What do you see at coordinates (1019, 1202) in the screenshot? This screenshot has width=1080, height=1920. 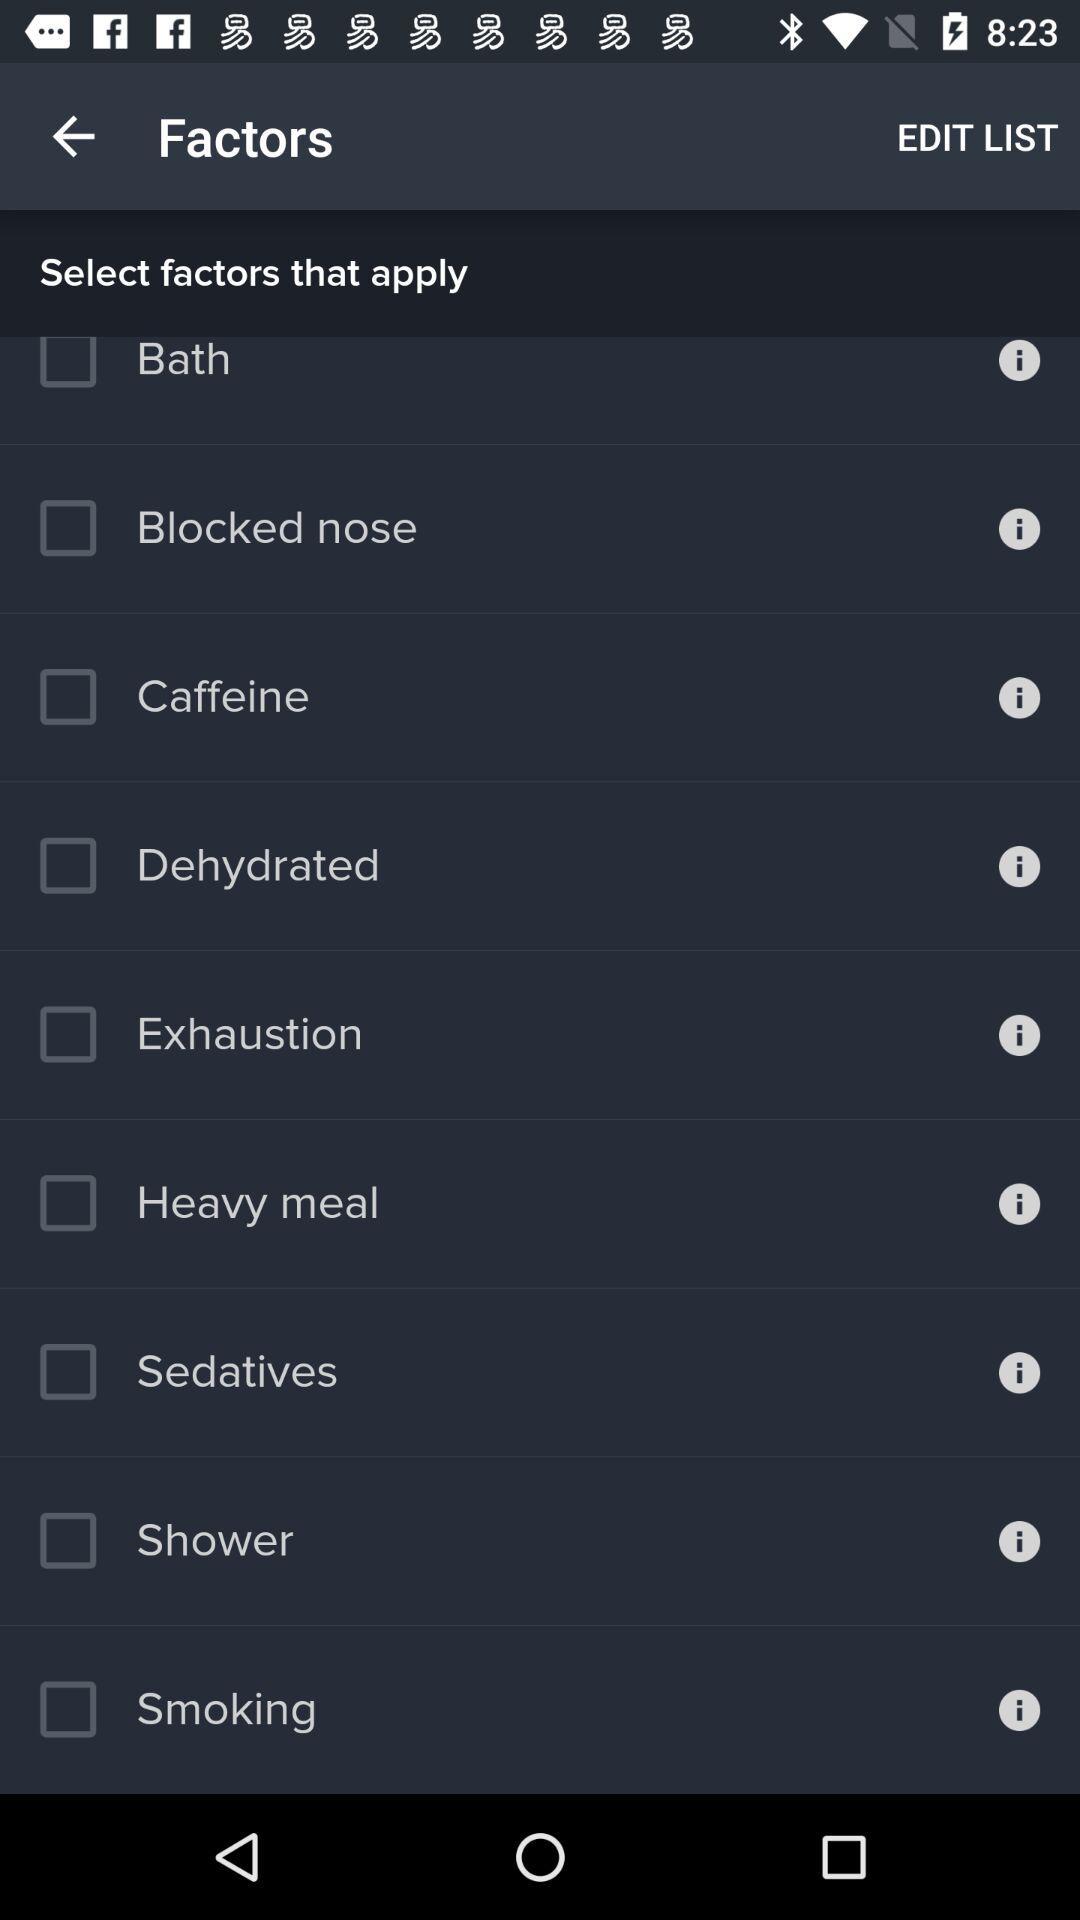 I see `get information about the heavy meal factor` at bounding box center [1019, 1202].